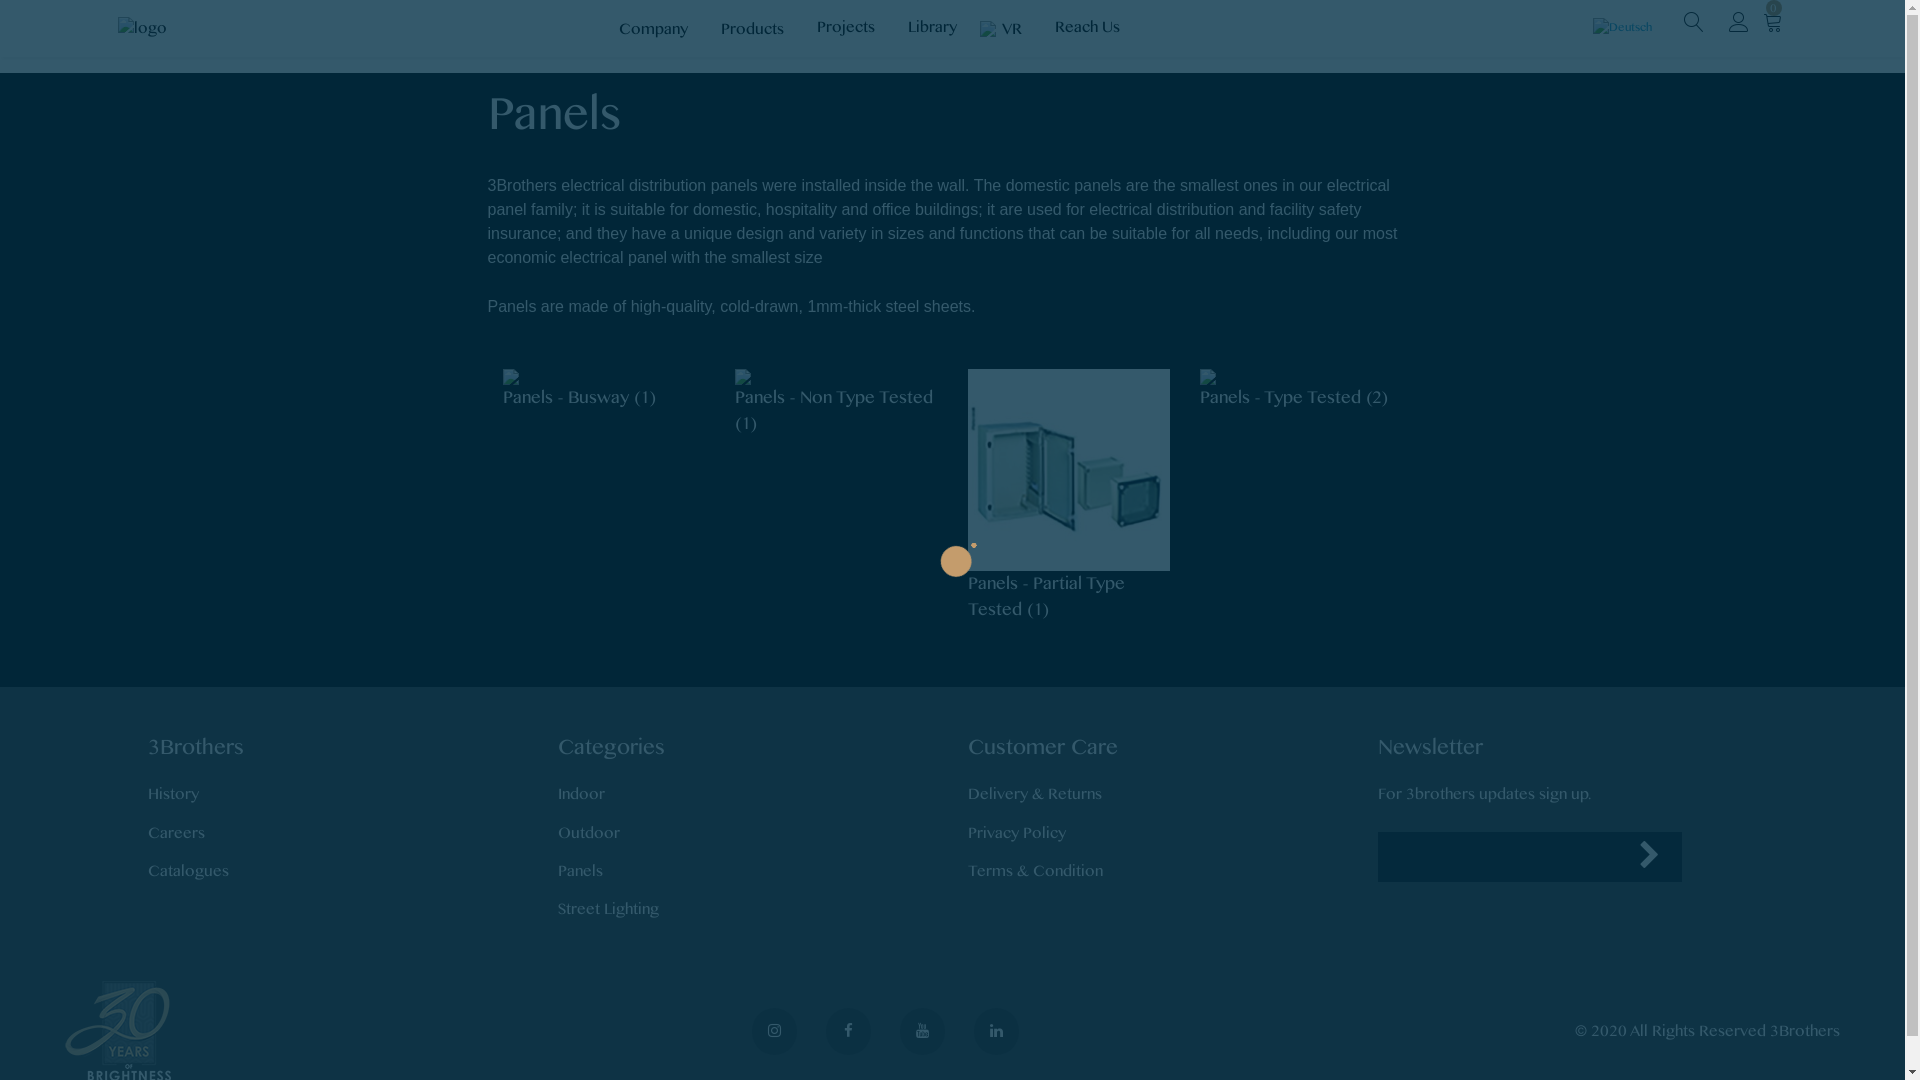 The height and width of the screenshot is (1080, 1920). I want to click on 'Privacy Policy', so click(1017, 833).